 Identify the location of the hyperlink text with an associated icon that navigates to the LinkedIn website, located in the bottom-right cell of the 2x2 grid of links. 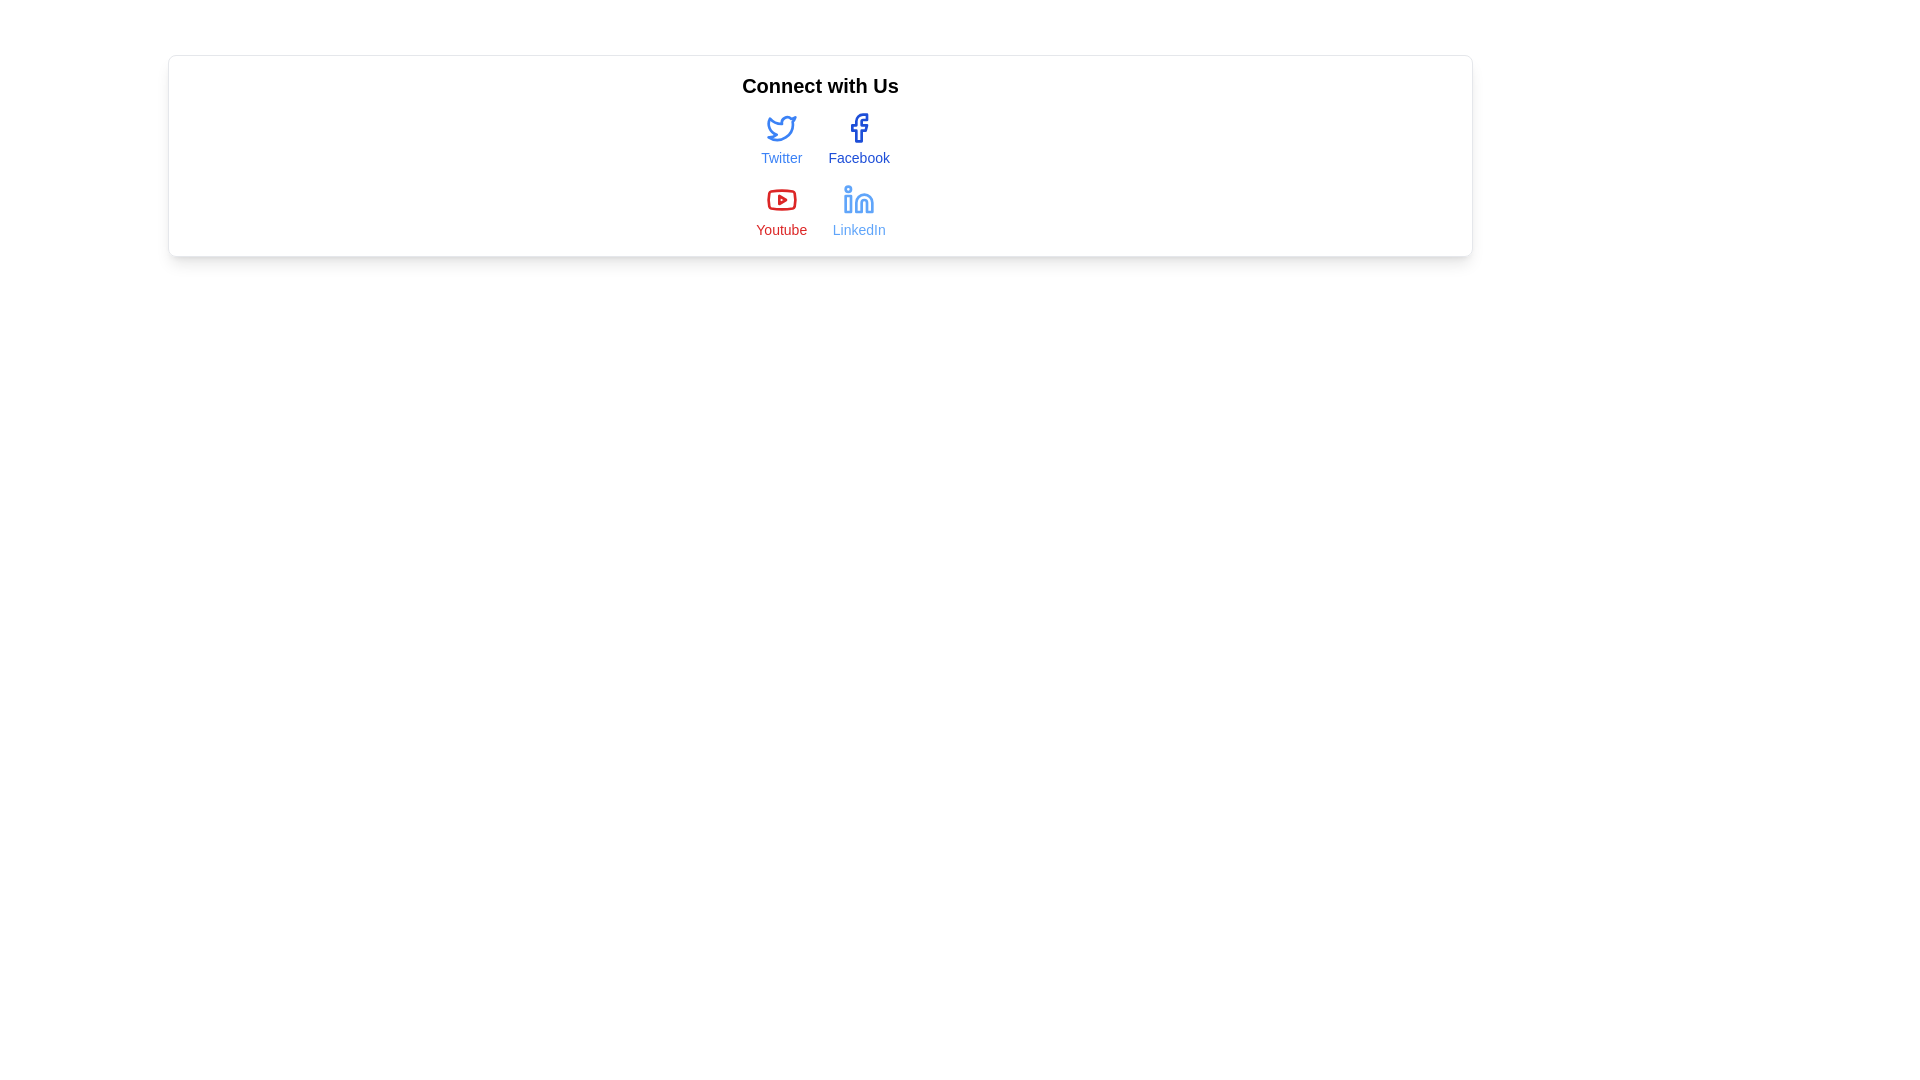
(859, 212).